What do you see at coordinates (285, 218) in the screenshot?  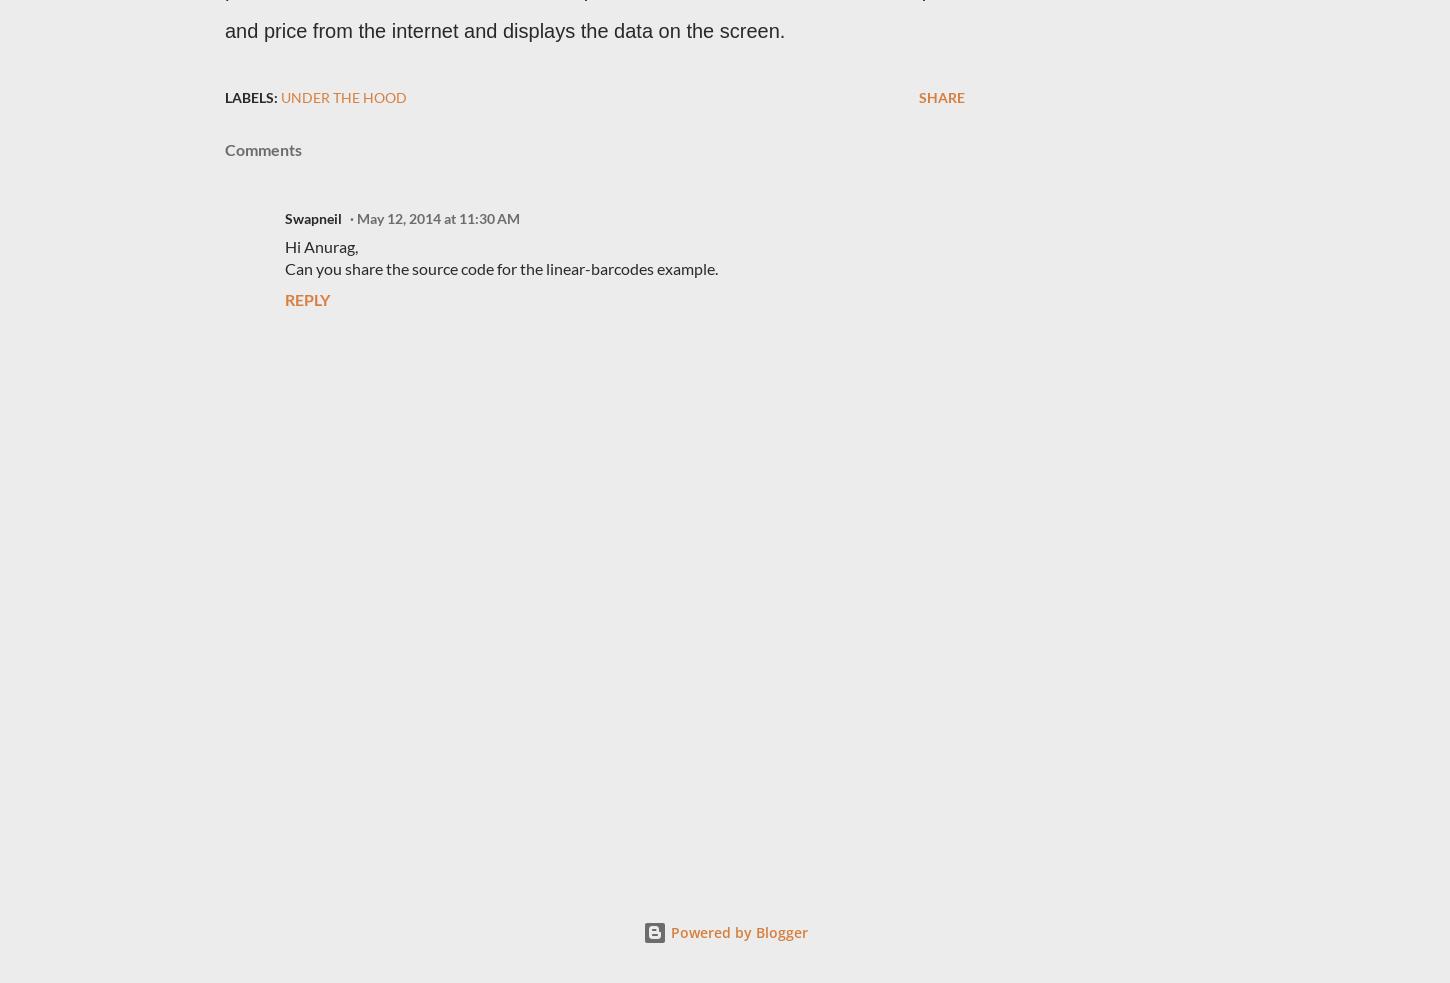 I see `'Swapneil'` at bounding box center [285, 218].